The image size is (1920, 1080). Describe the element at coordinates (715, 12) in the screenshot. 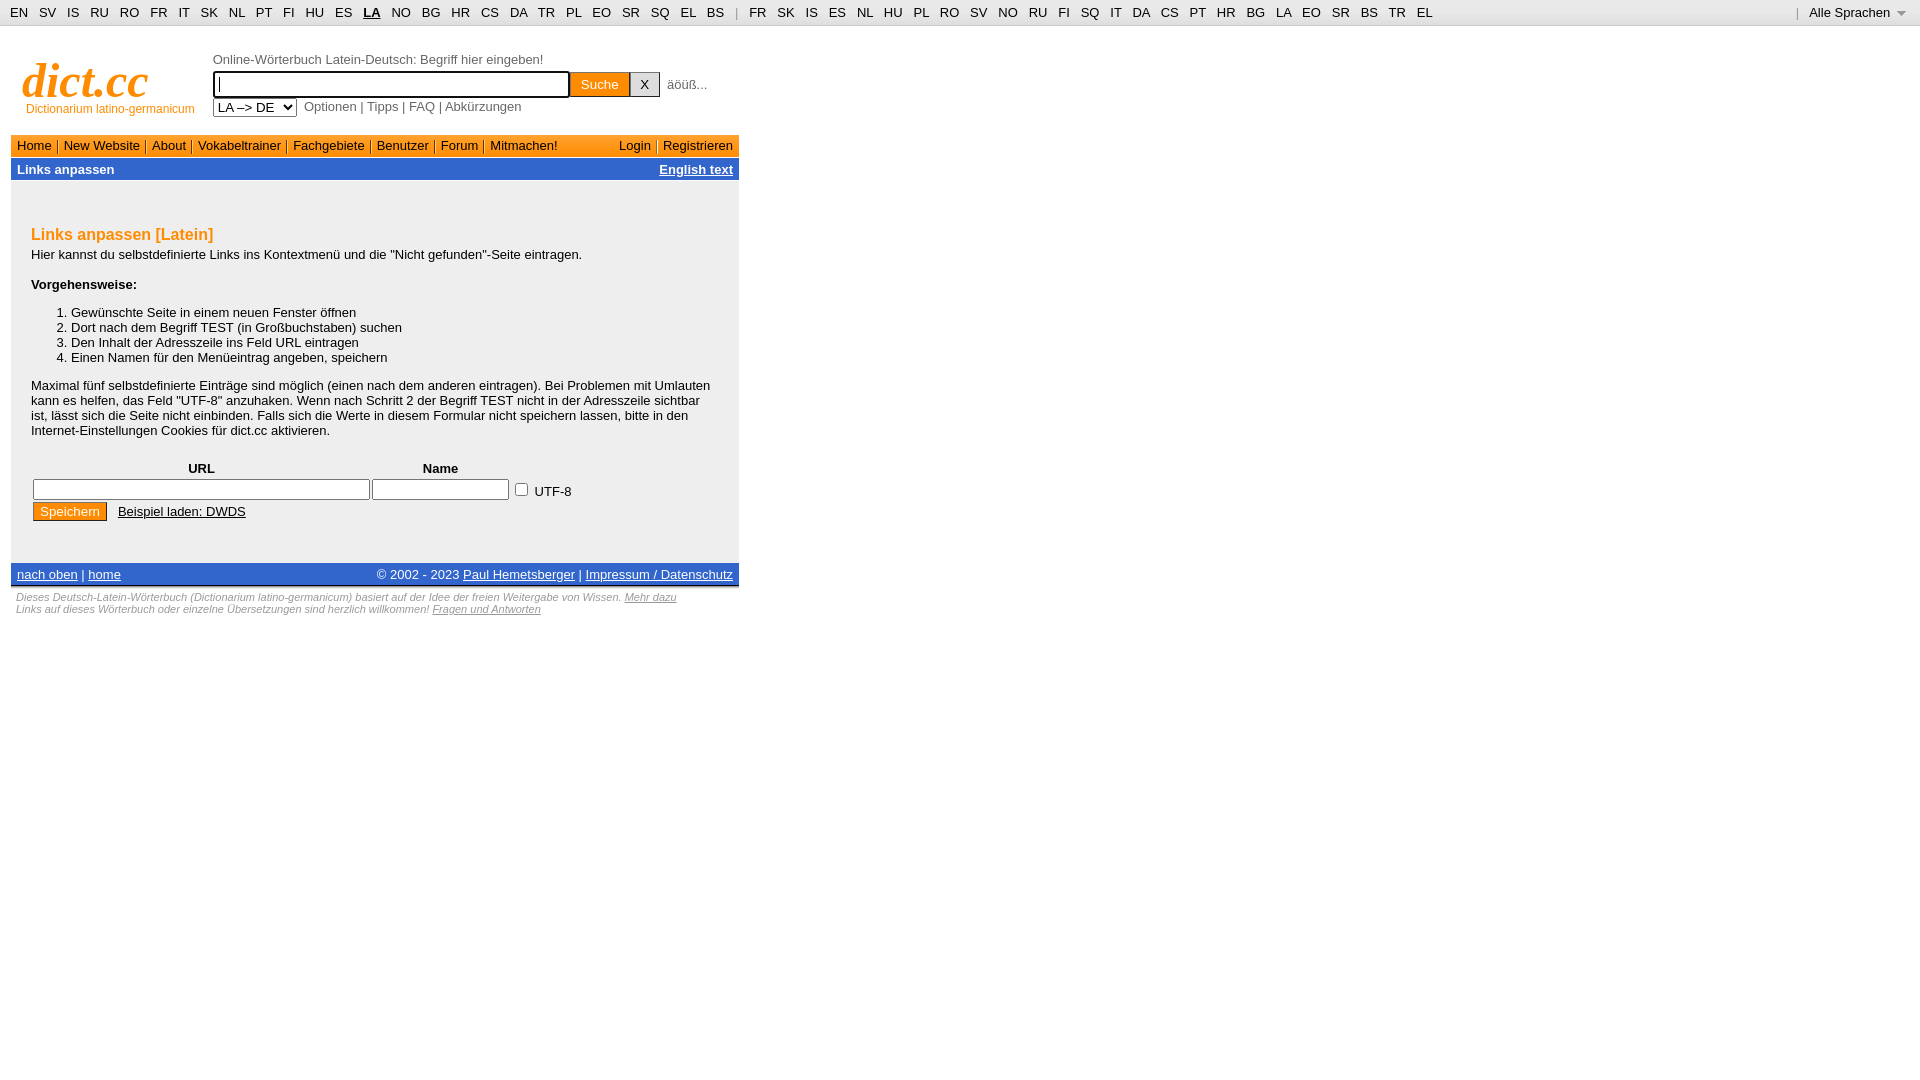

I see `'BS'` at that location.